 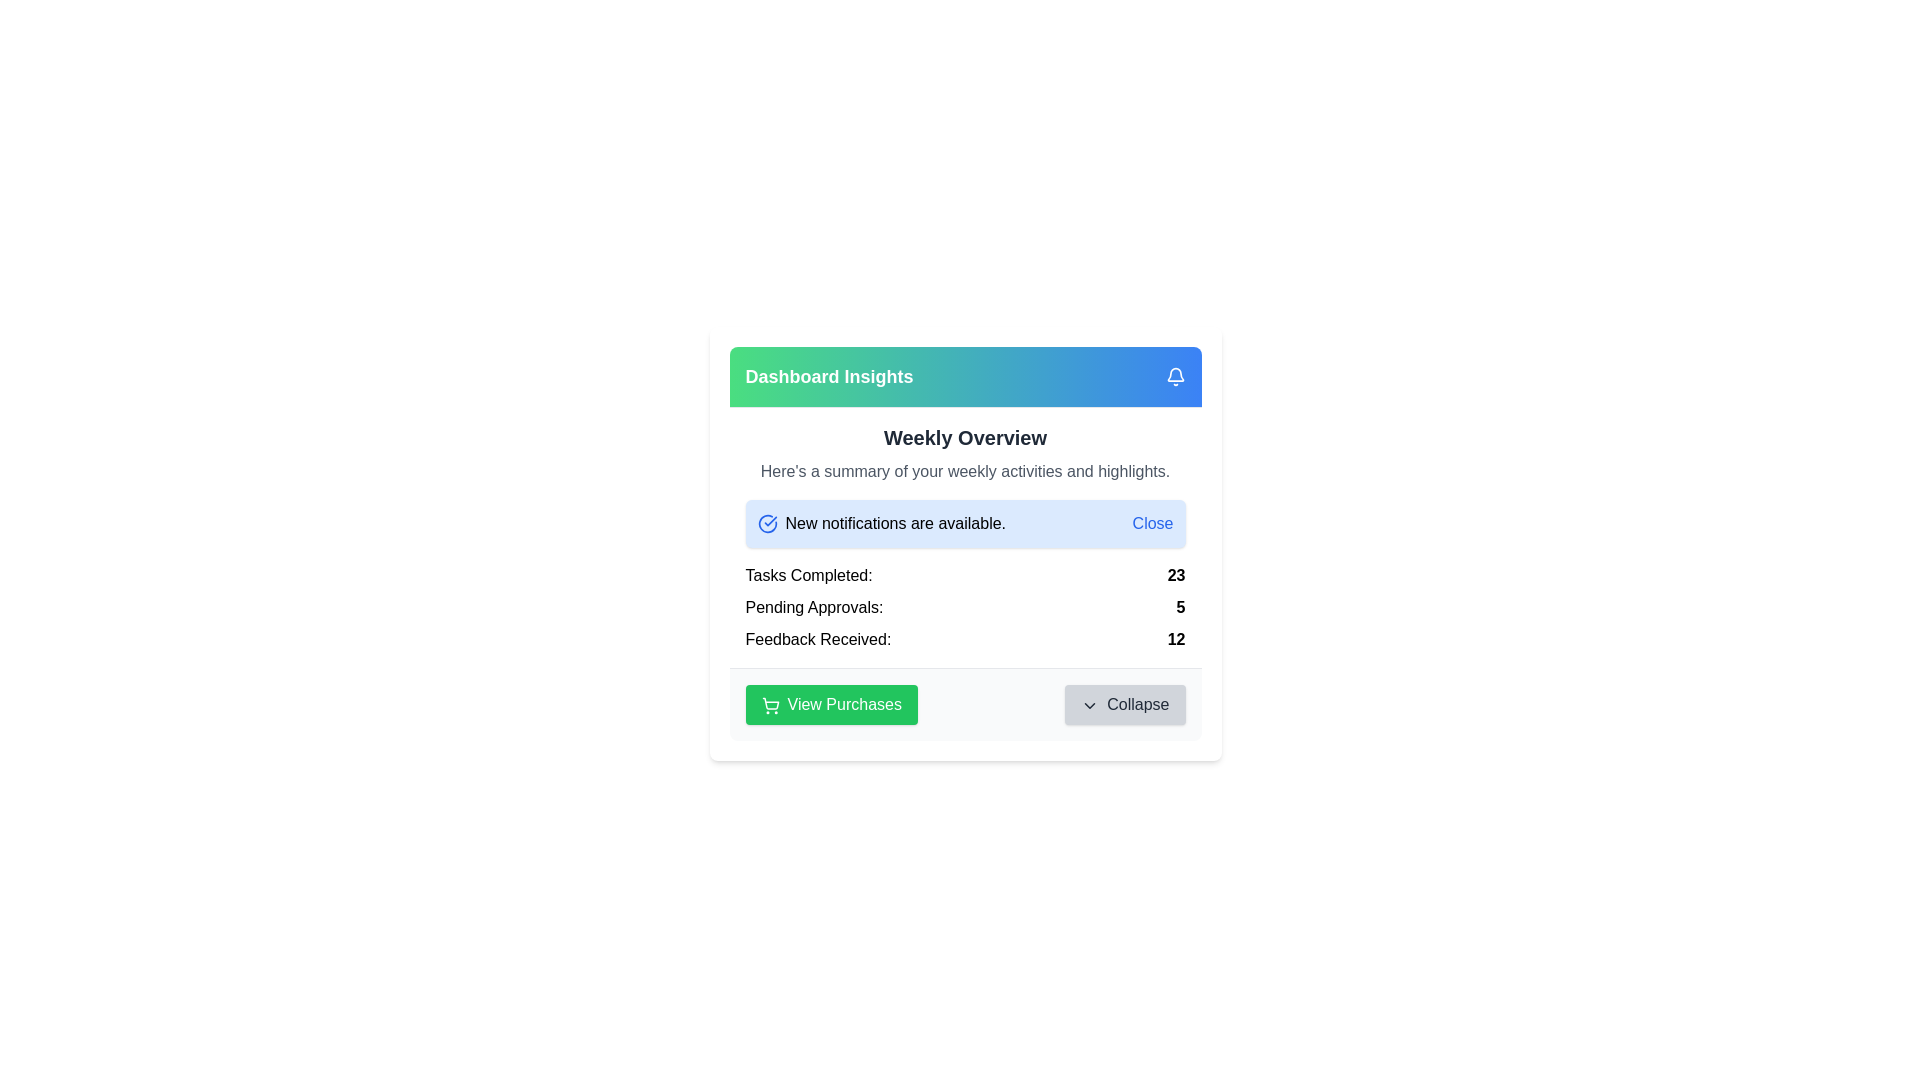 What do you see at coordinates (894, 523) in the screenshot?
I see `the text label displaying 'New notifications are available.' positioned below the 'Weekly Overview' header` at bounding box center [894, 523].